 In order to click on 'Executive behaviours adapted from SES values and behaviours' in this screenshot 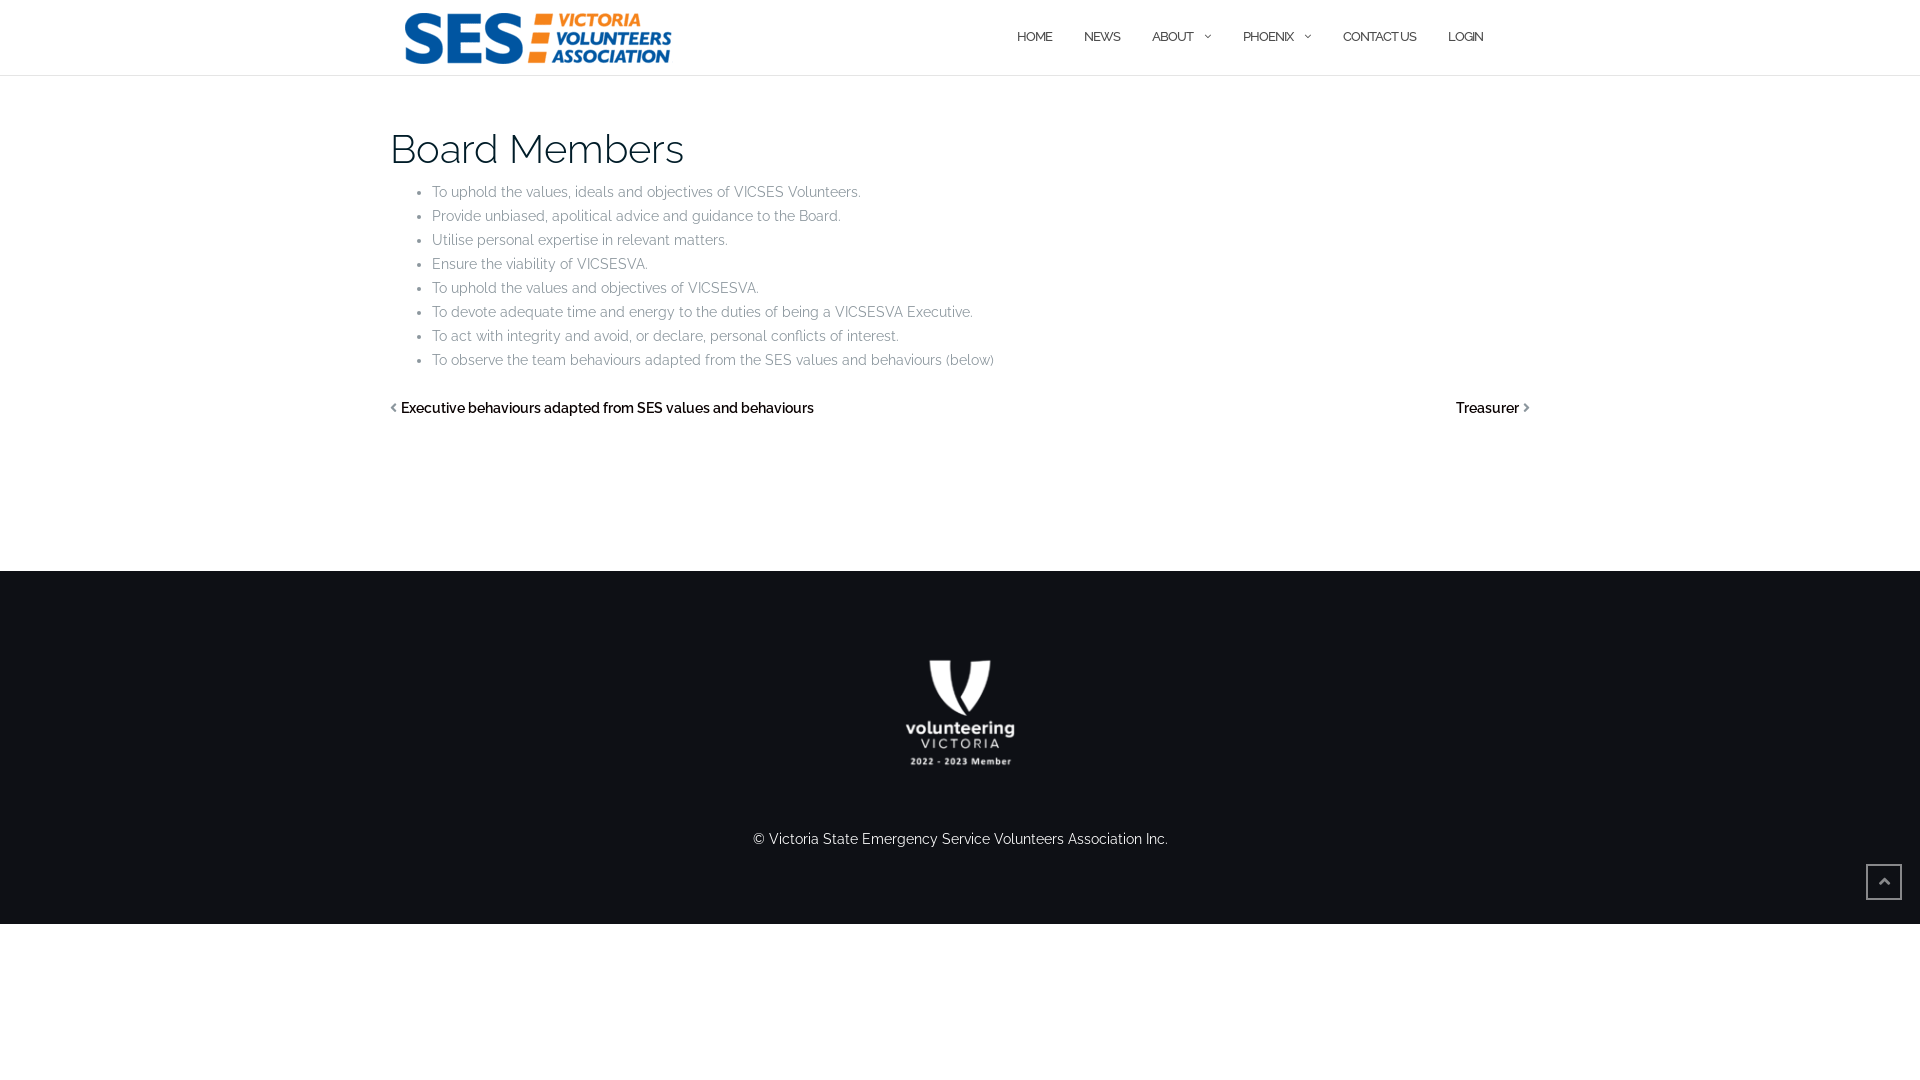, I will do `click(606, 407)`.